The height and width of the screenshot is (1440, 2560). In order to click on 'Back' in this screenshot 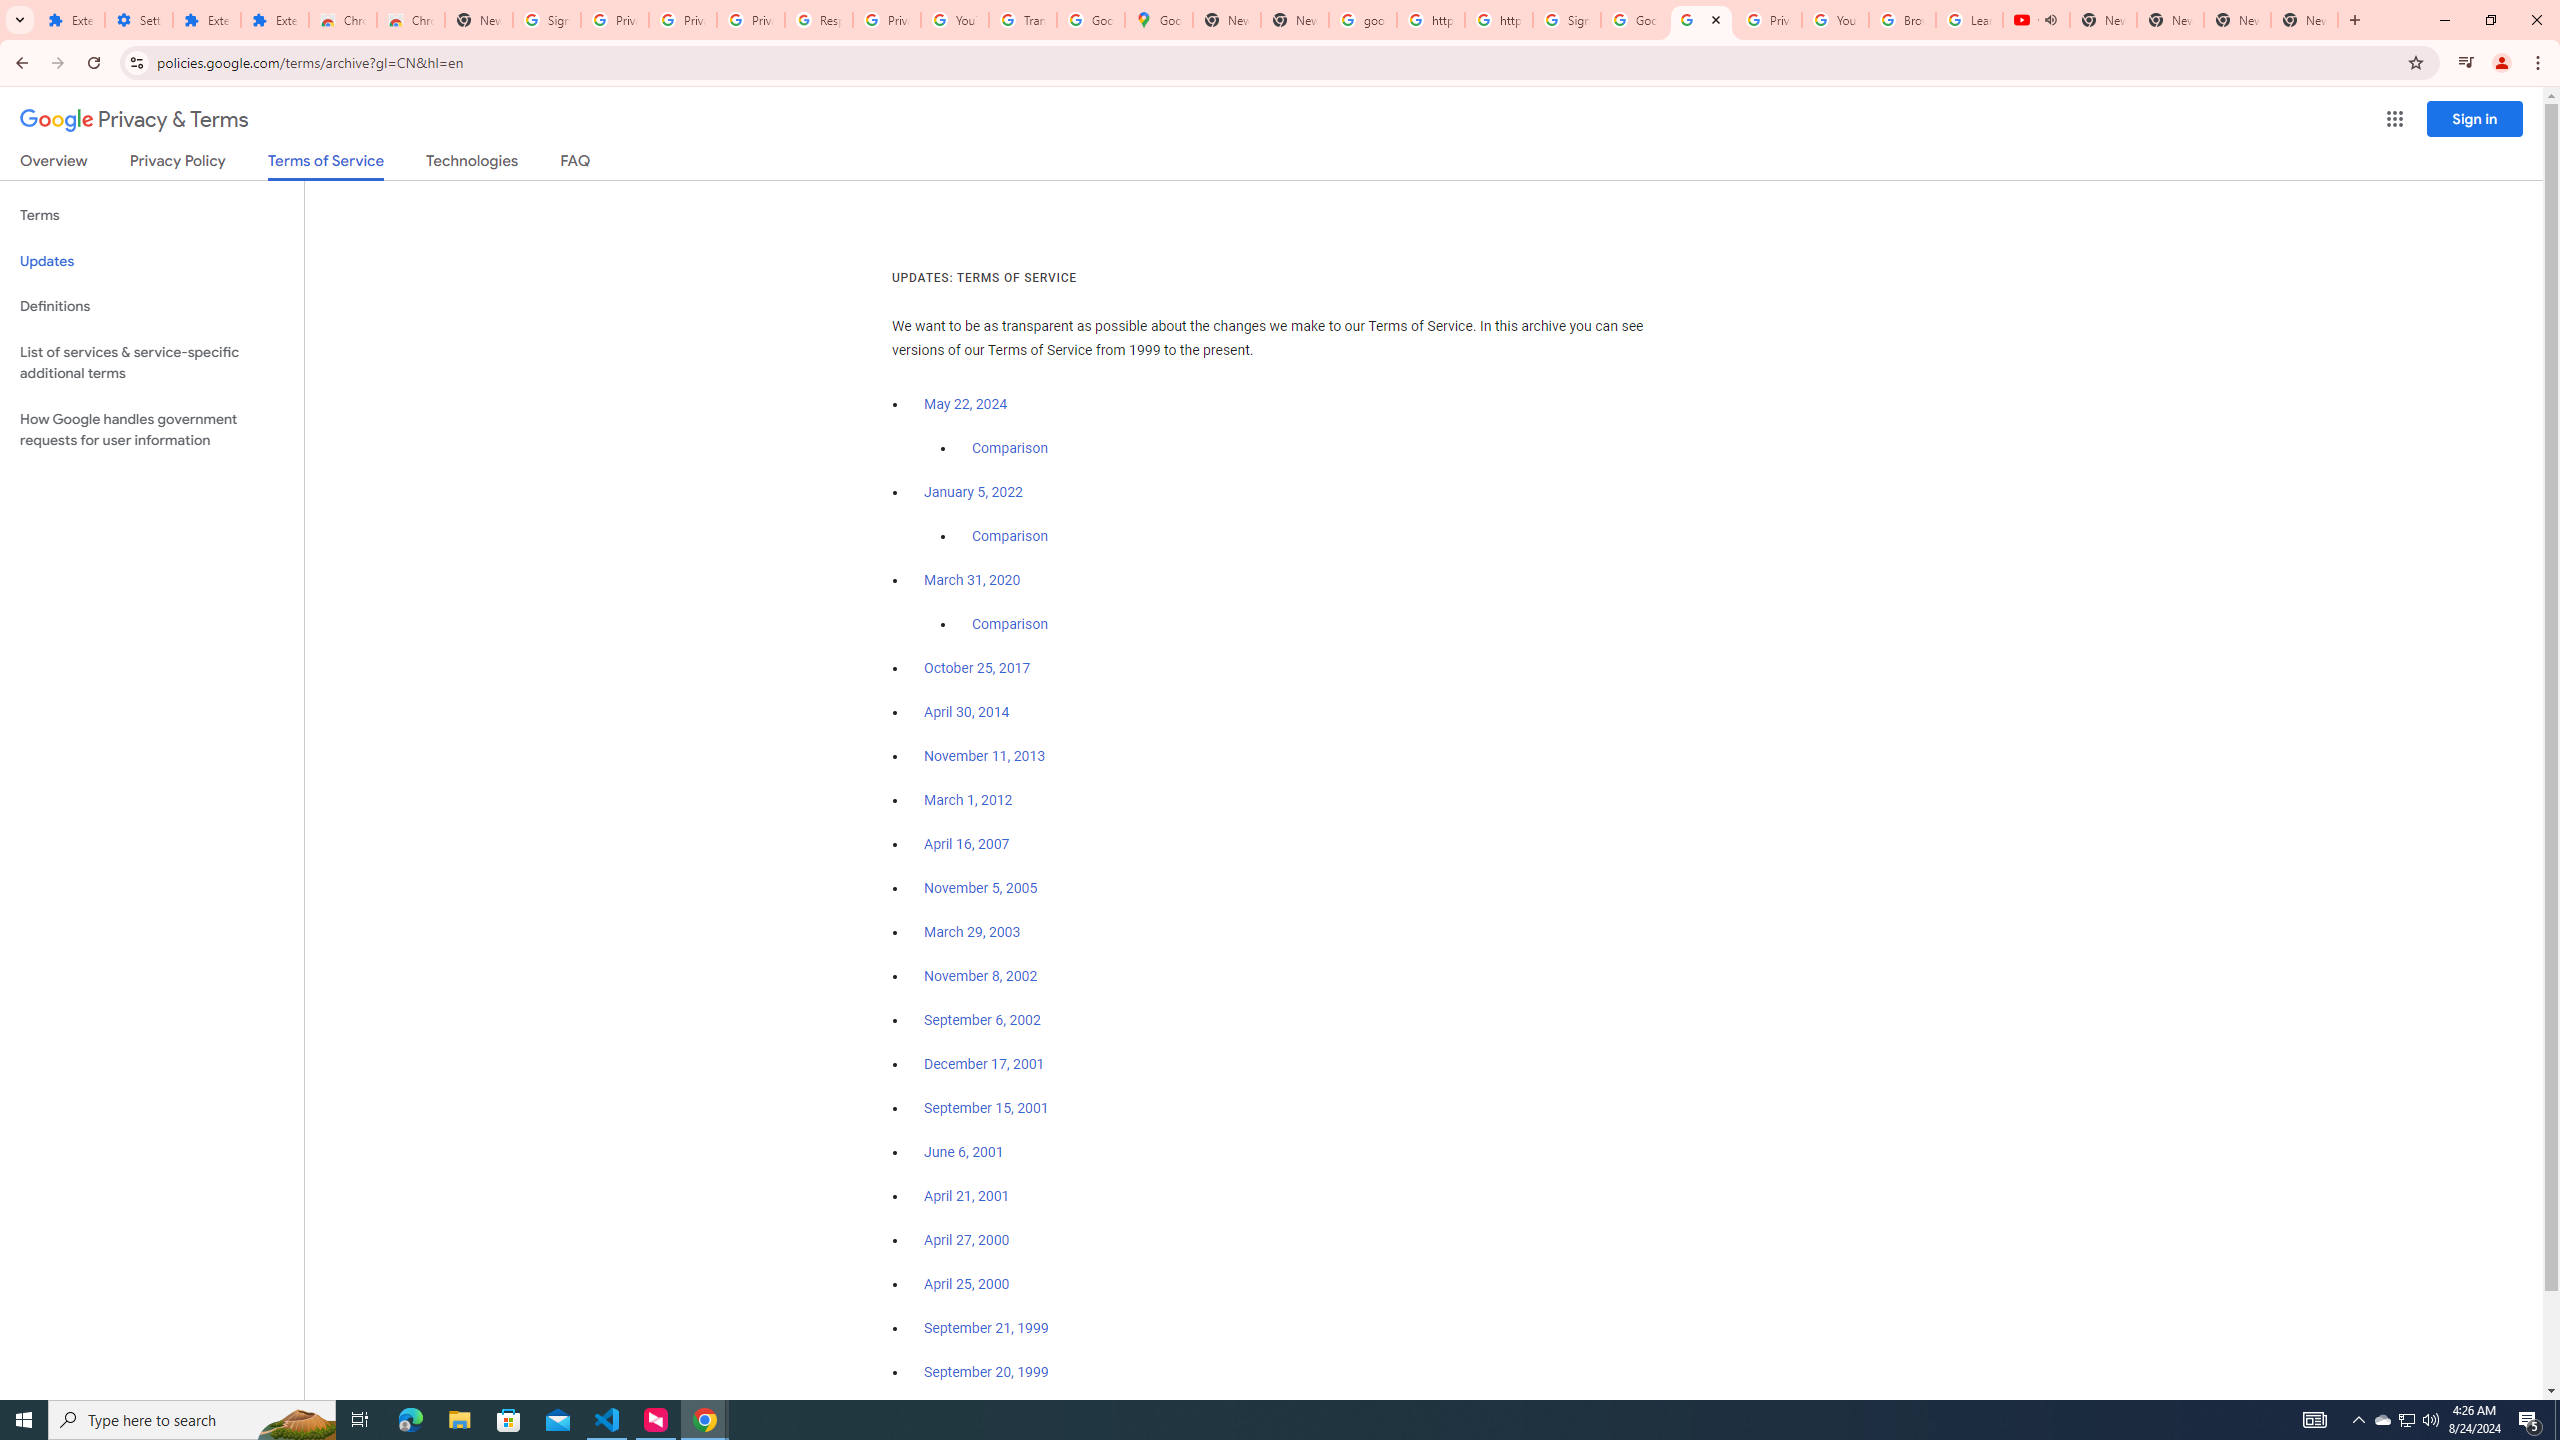, I will do `click(19, 62)`.